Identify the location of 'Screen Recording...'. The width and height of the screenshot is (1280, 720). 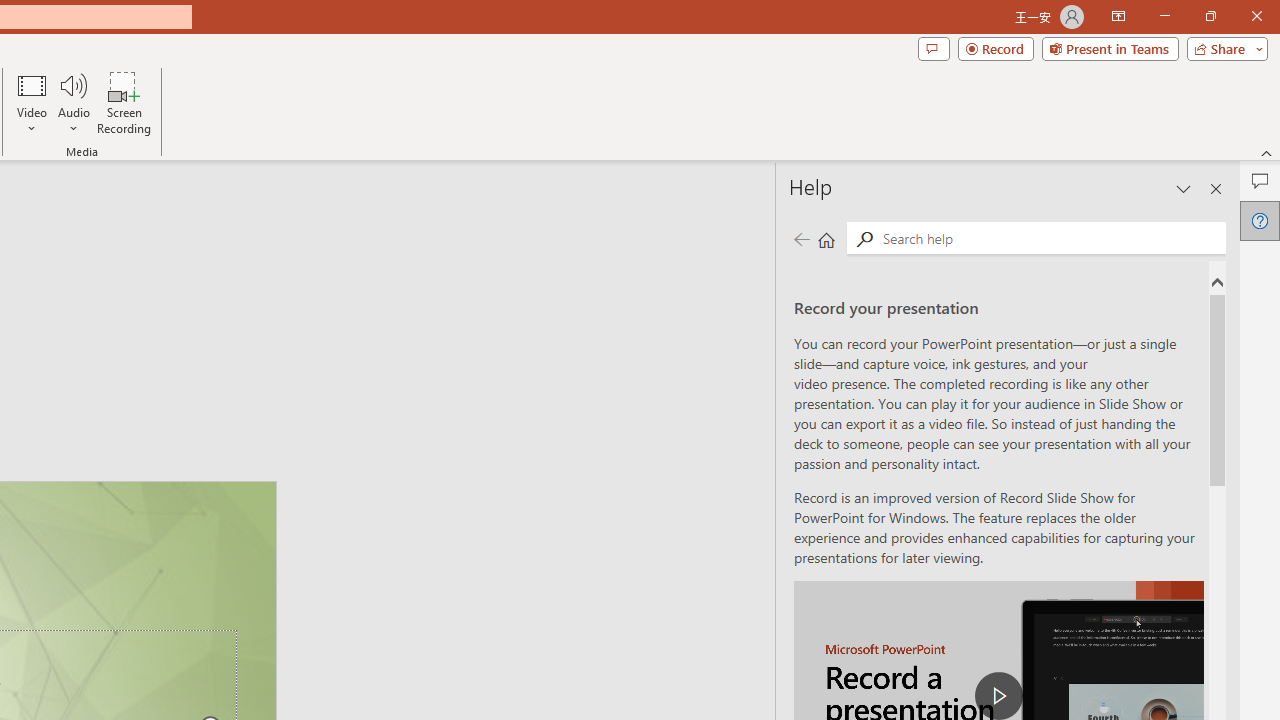
(123, 103).